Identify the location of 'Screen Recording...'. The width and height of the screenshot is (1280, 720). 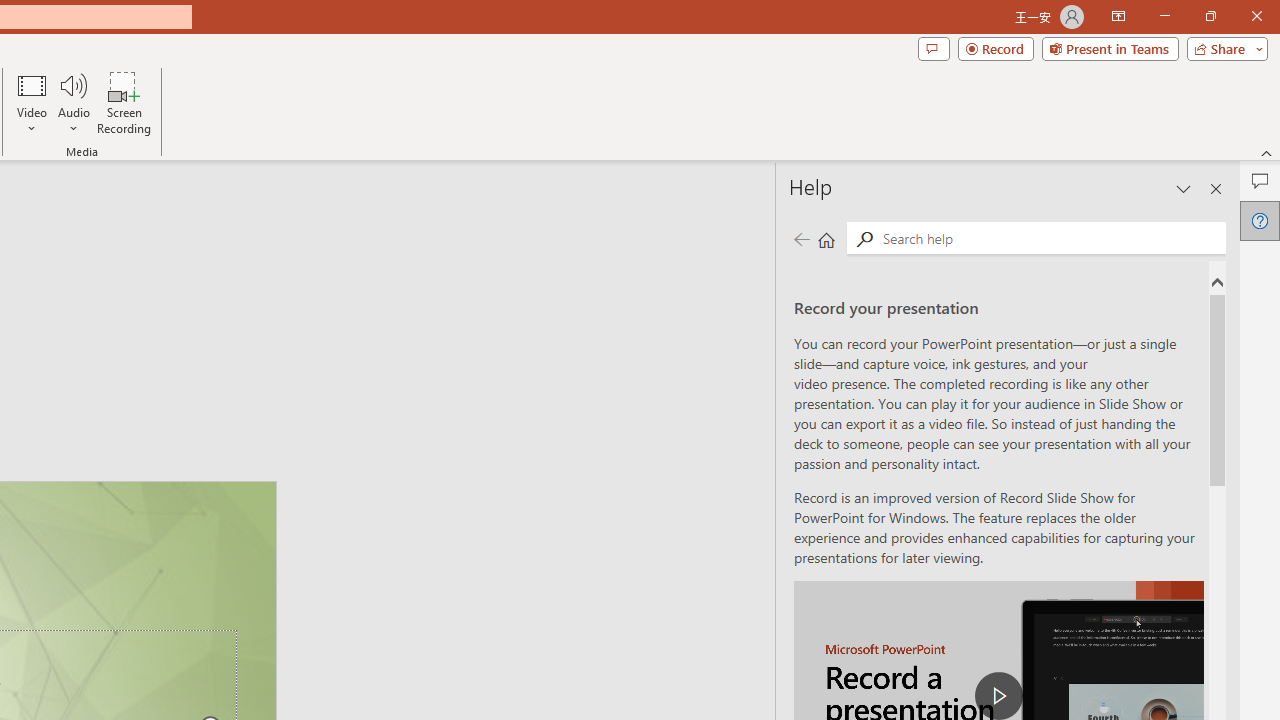
(123, 103).